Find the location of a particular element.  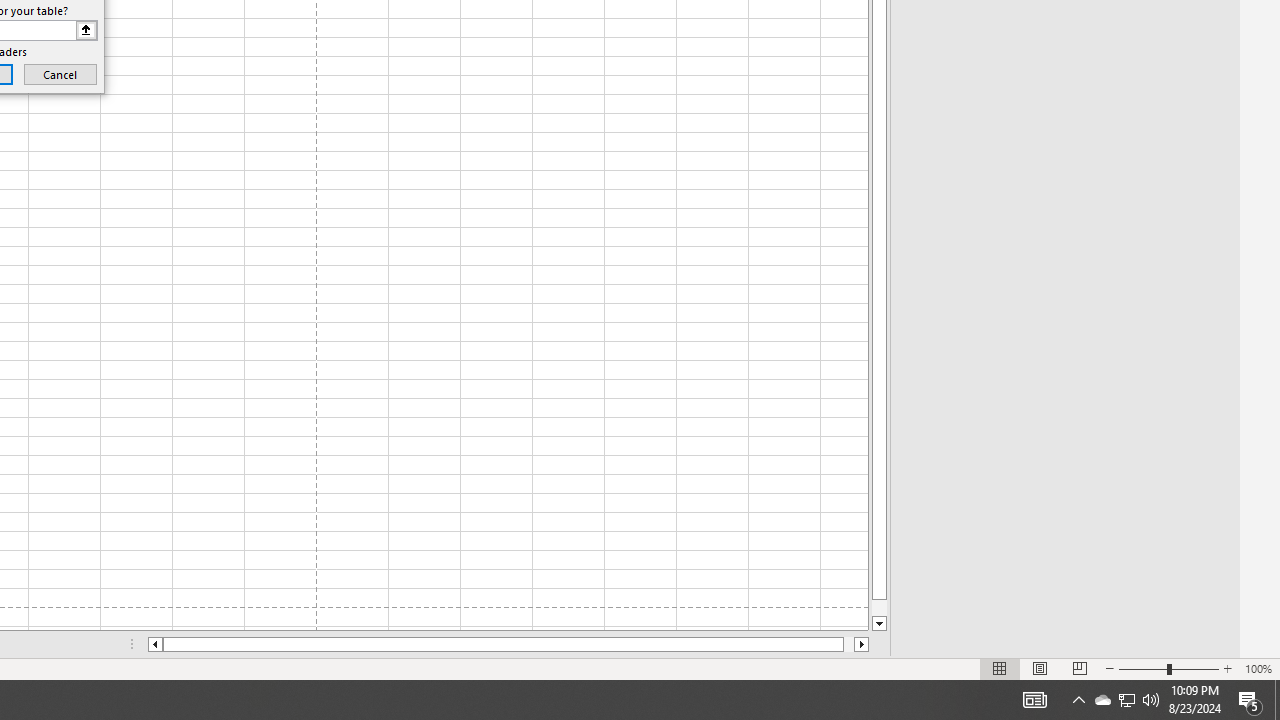

'Zoom' is located at coordinates (1168, 669).